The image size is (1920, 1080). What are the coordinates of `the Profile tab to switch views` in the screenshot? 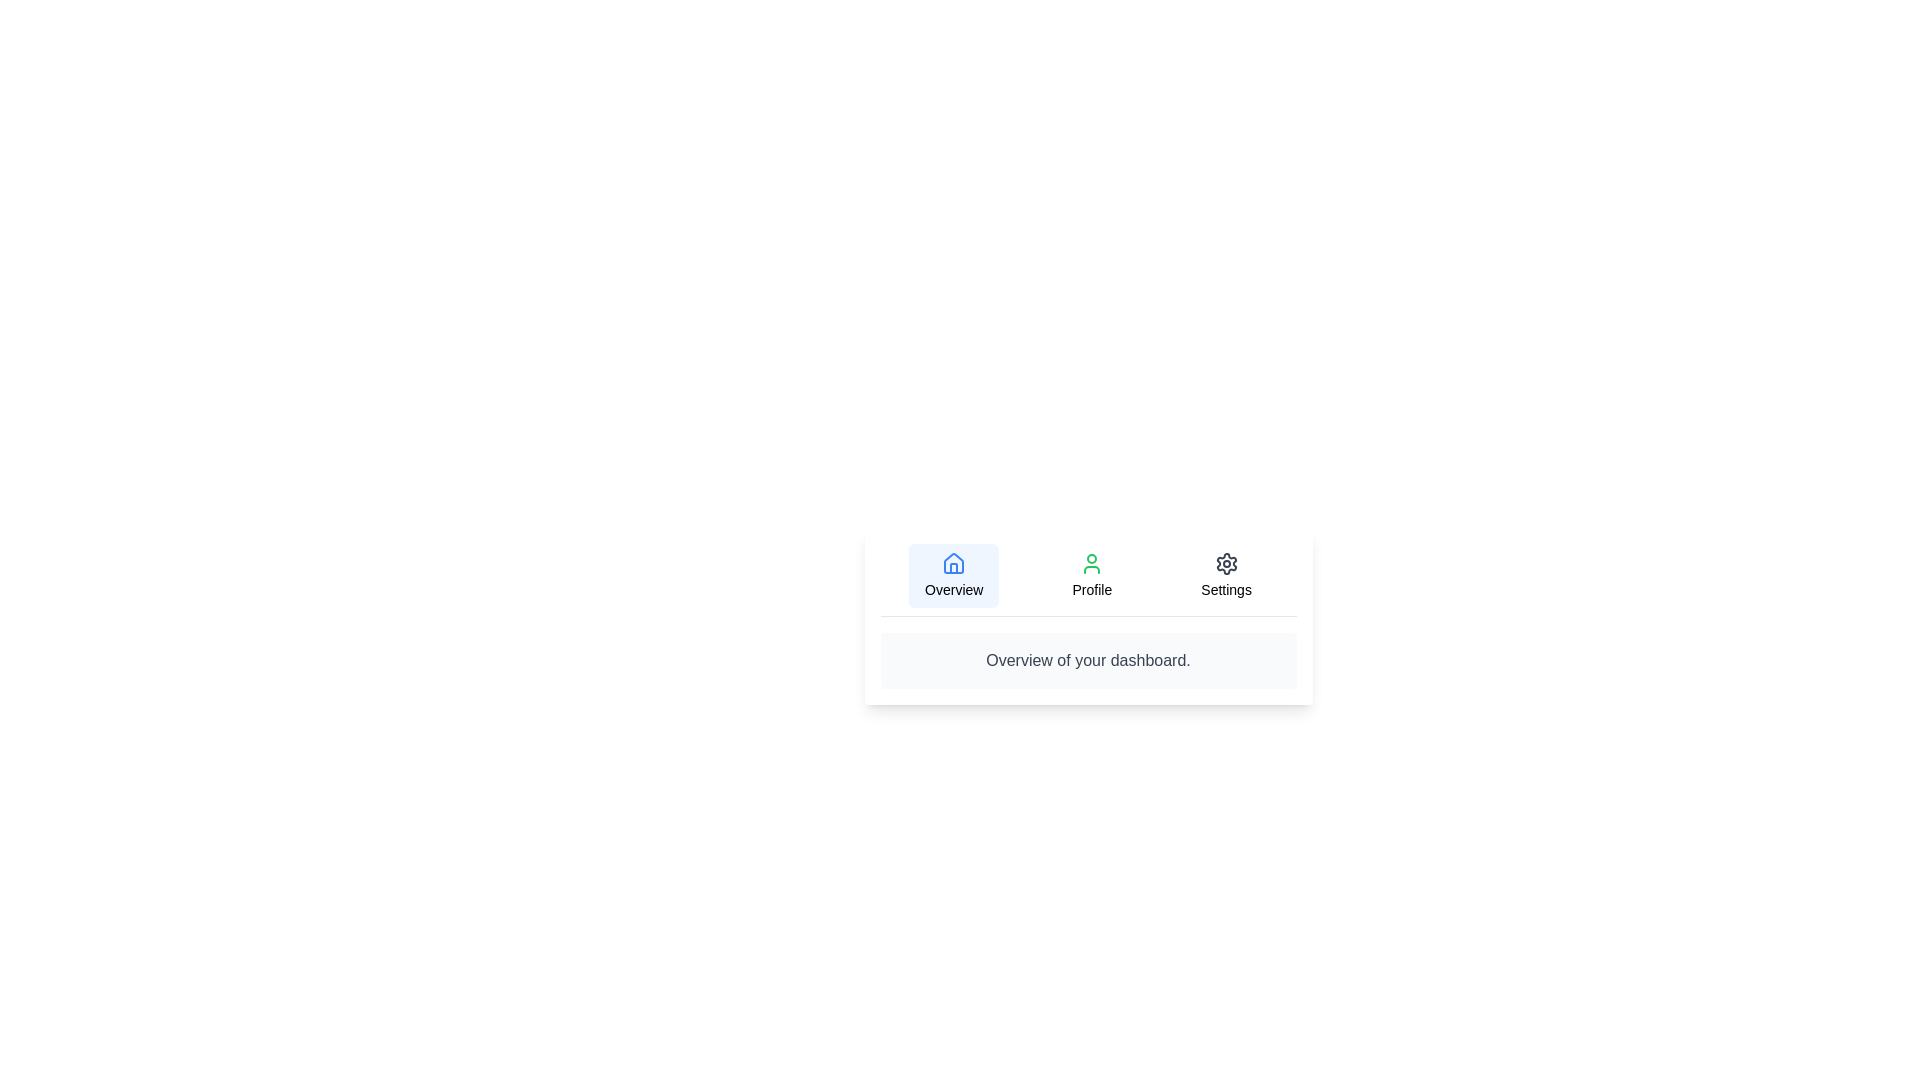 It's located at (1091, 575).